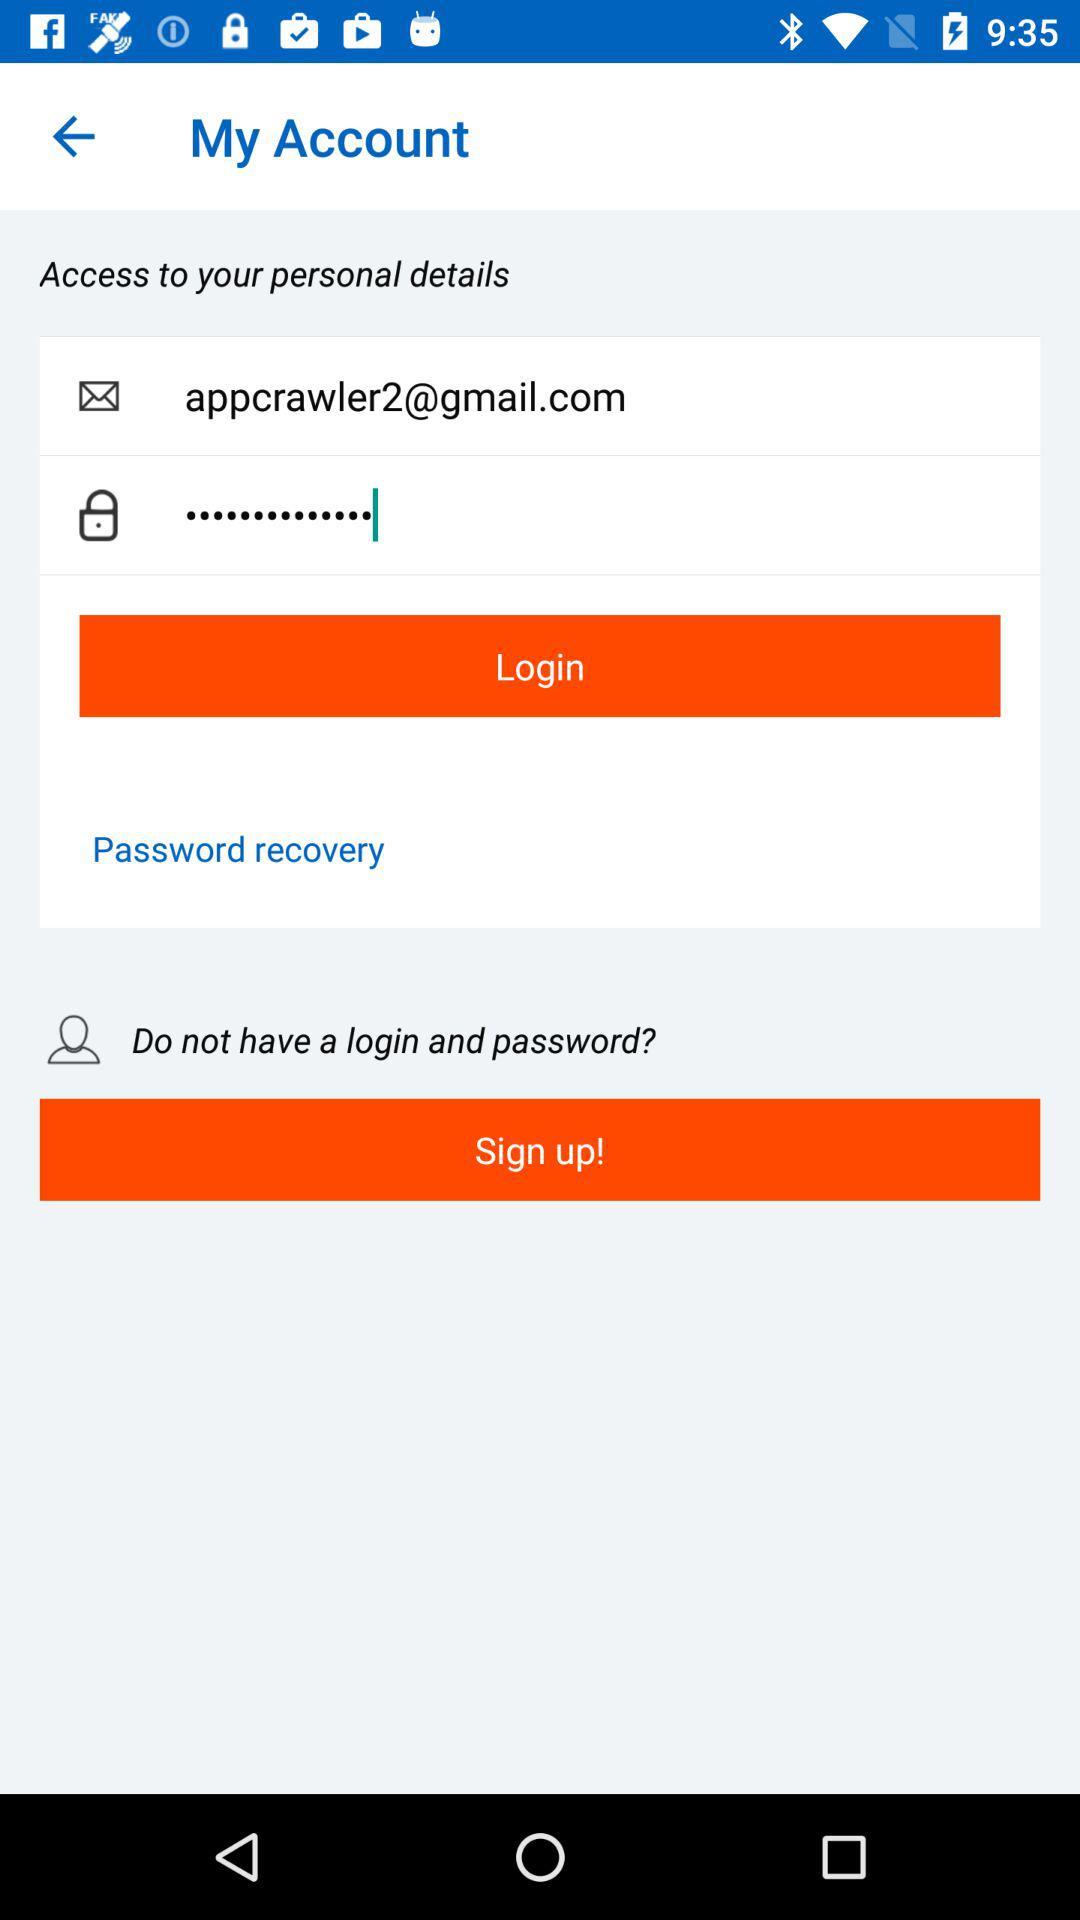 Image resolution: width=1080 pixels, height=1920 pixels. What do you see at coordinates (72, 135) in the screenshot?
I see `the item above the access to your item` at bounding box center [72, 135].